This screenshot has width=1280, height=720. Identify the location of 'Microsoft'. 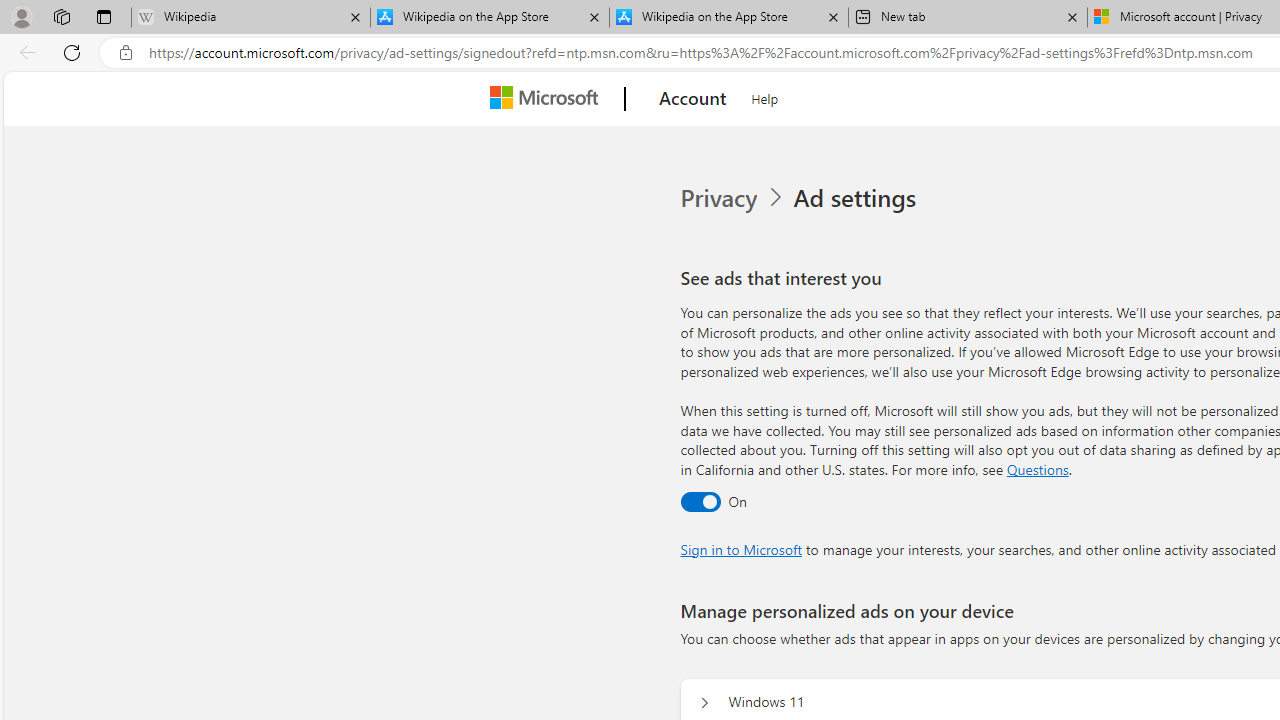
(548, 99).